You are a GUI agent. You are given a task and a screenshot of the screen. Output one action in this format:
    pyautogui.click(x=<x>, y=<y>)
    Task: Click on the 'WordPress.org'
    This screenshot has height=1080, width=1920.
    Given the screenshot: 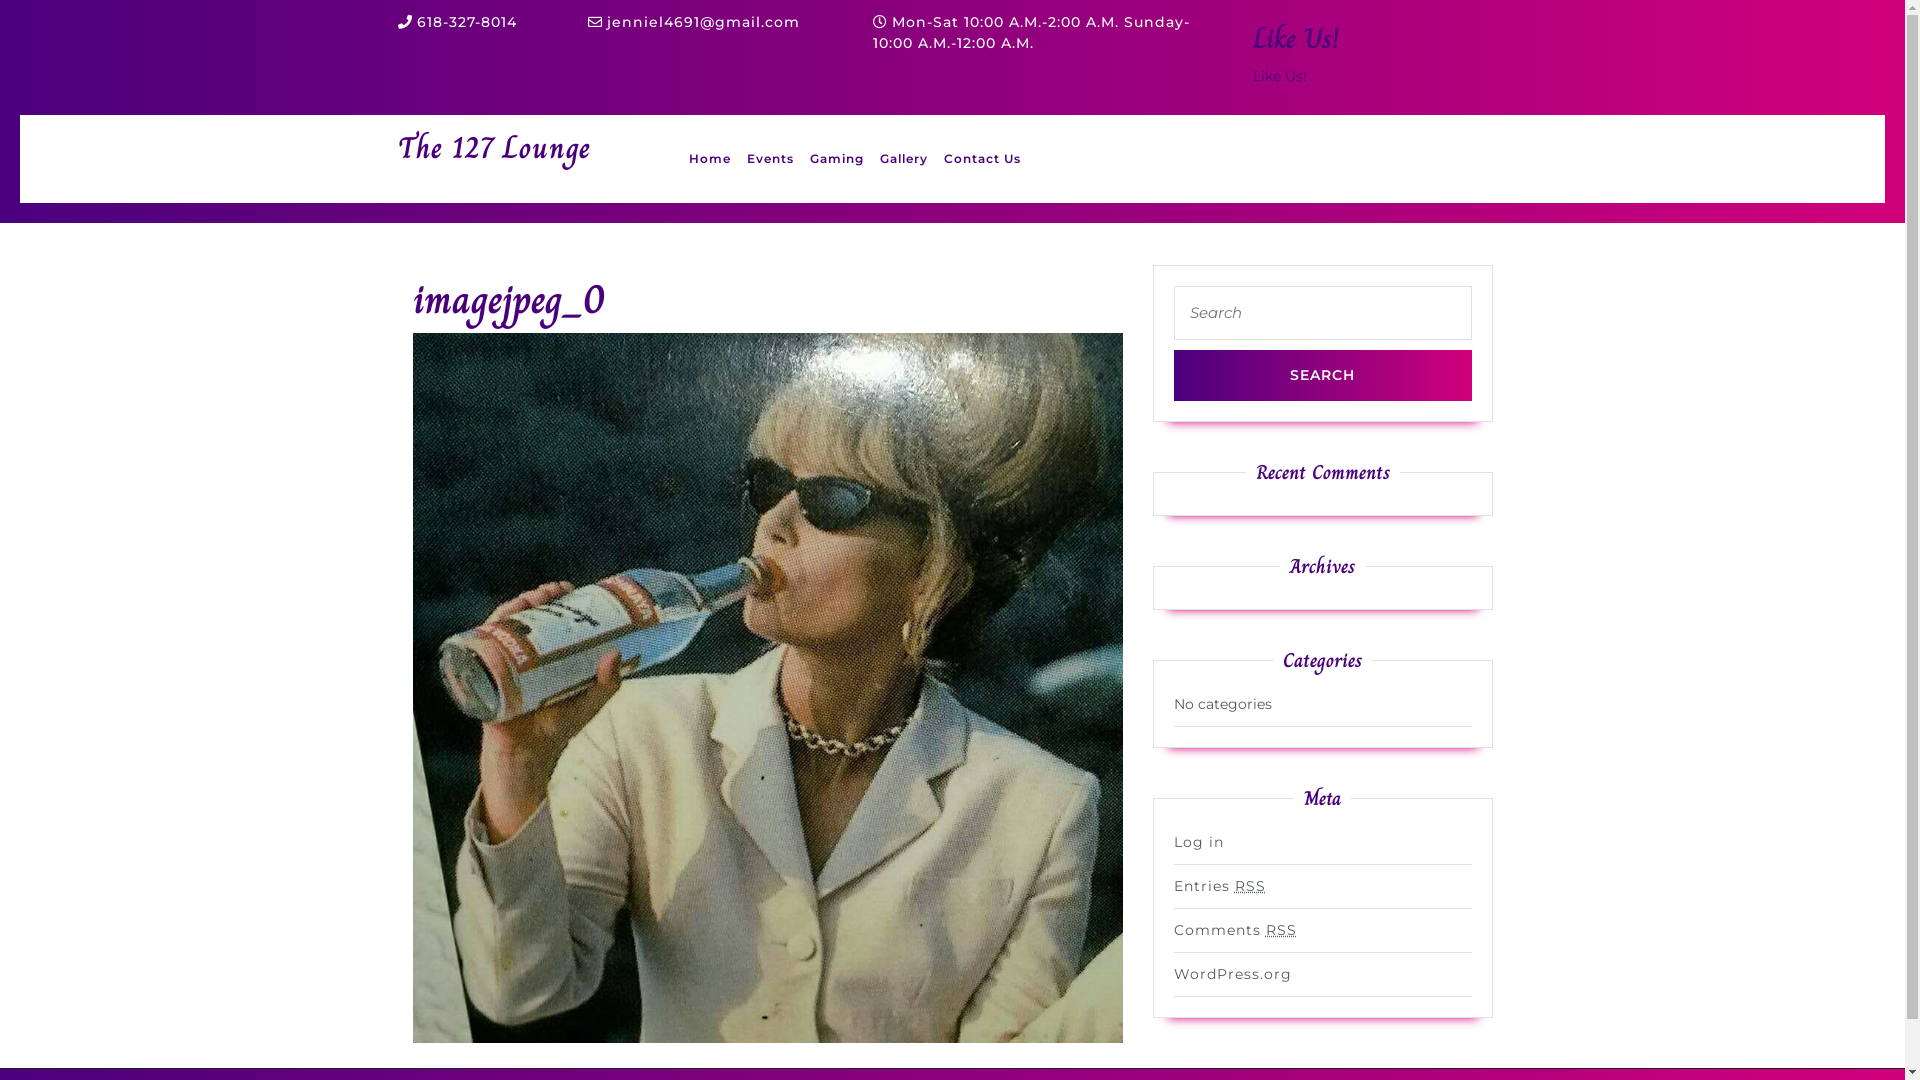 What is the action you would take?
    pyautogui.click(x=1232, y=973)
    